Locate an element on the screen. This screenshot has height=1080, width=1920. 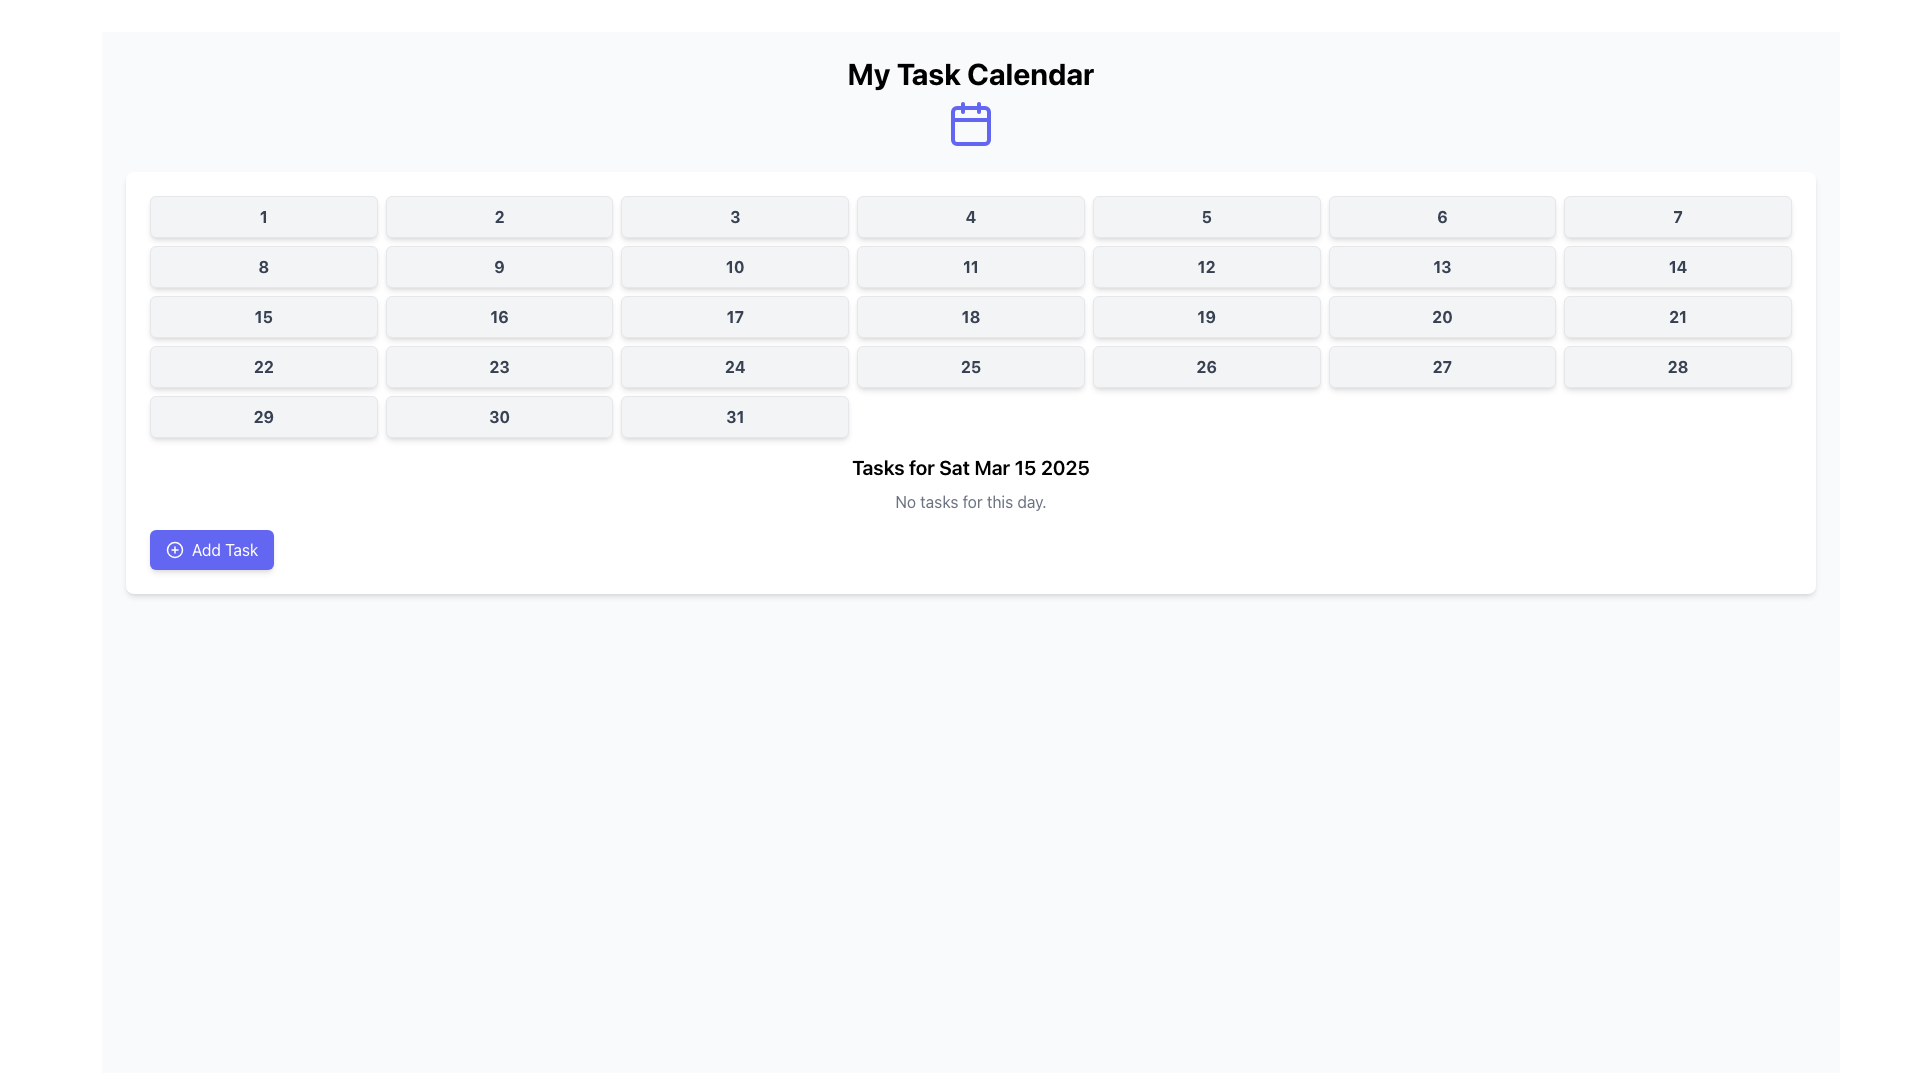
the static text that informs users there are no tasks scheduled for the selected day, located under the header 'Tasks for Sat Mar 15 2025' and above the 'Add Task' button is located at coordinates (970, 500).